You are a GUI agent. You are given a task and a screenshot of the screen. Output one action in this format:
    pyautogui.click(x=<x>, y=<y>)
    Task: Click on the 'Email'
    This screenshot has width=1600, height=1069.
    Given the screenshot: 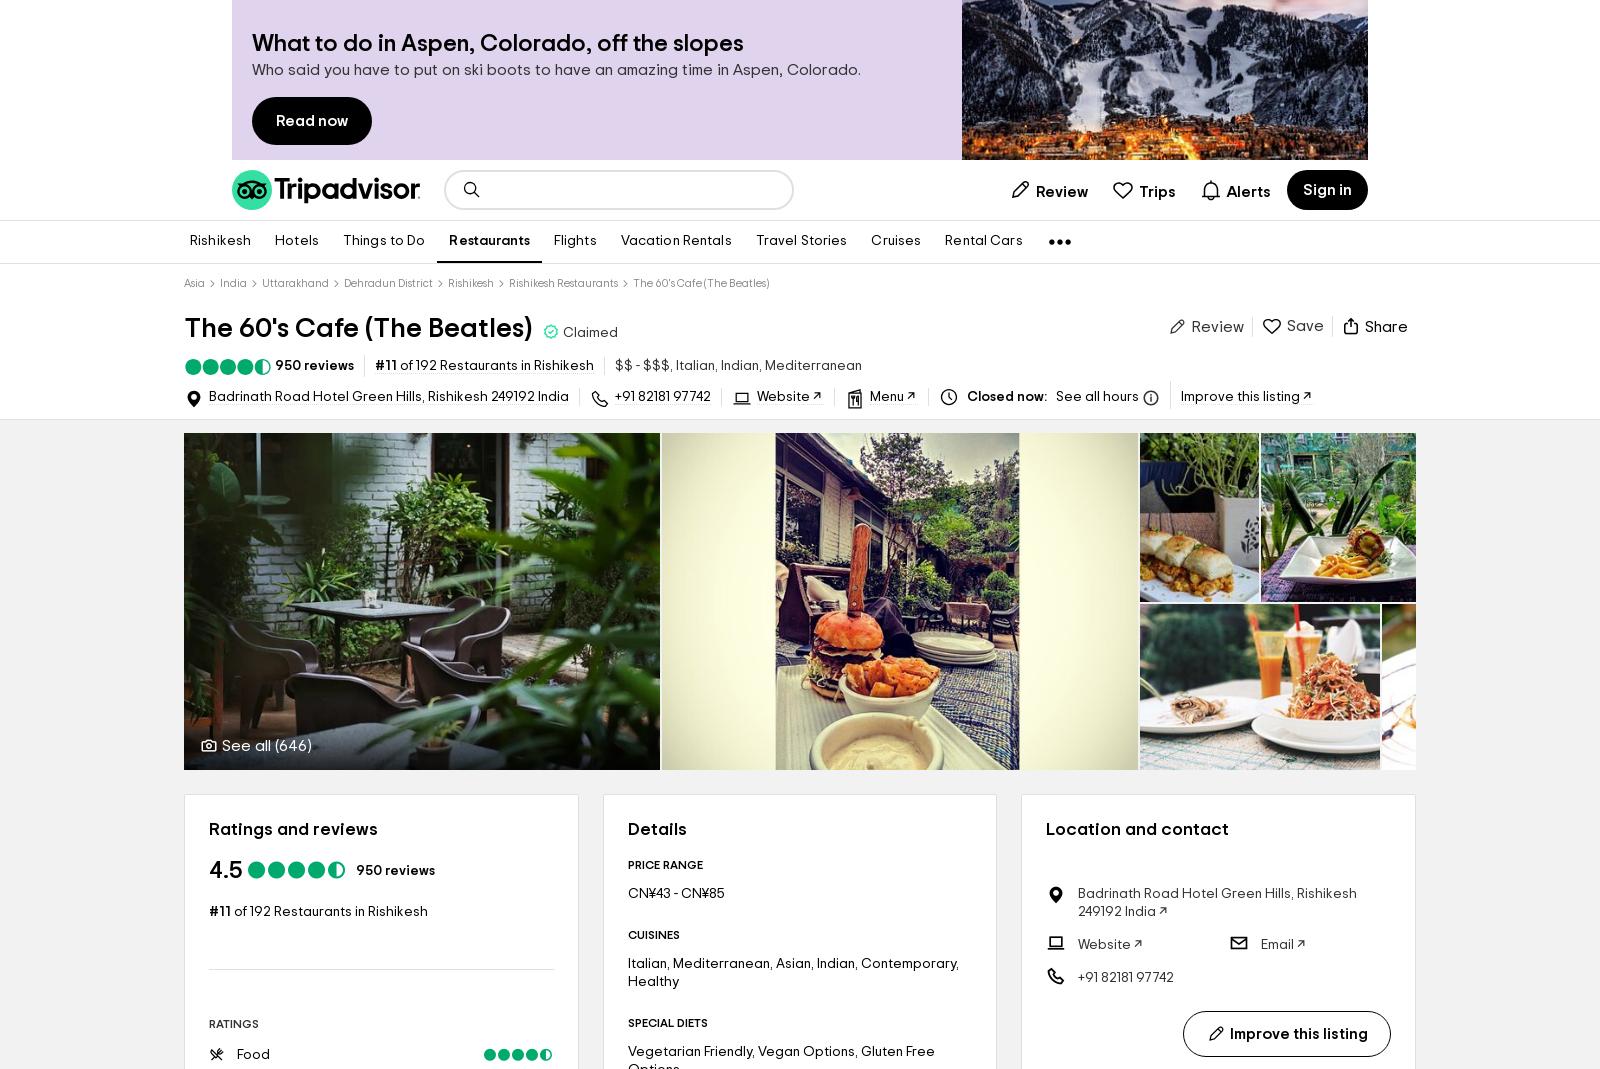 What is the action you would take?
    pyautogui.click(x=1259, y=943)
    